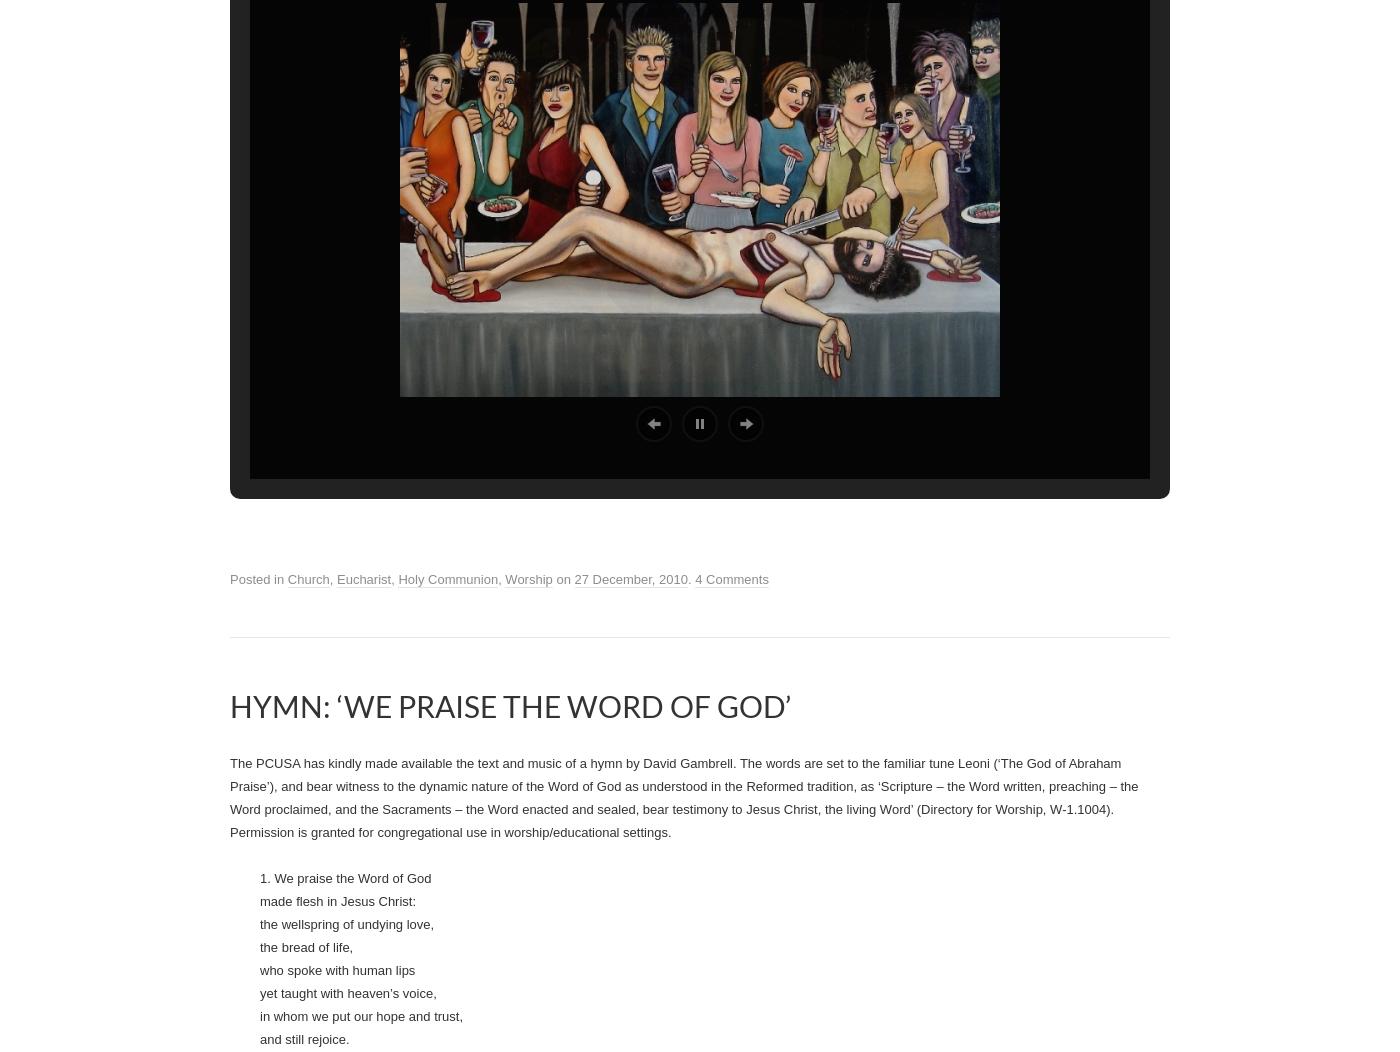 The image size is (1400, 1052). Describe the element at coordinates (628, 424) in the screenshot. I see `'.'` at that location.